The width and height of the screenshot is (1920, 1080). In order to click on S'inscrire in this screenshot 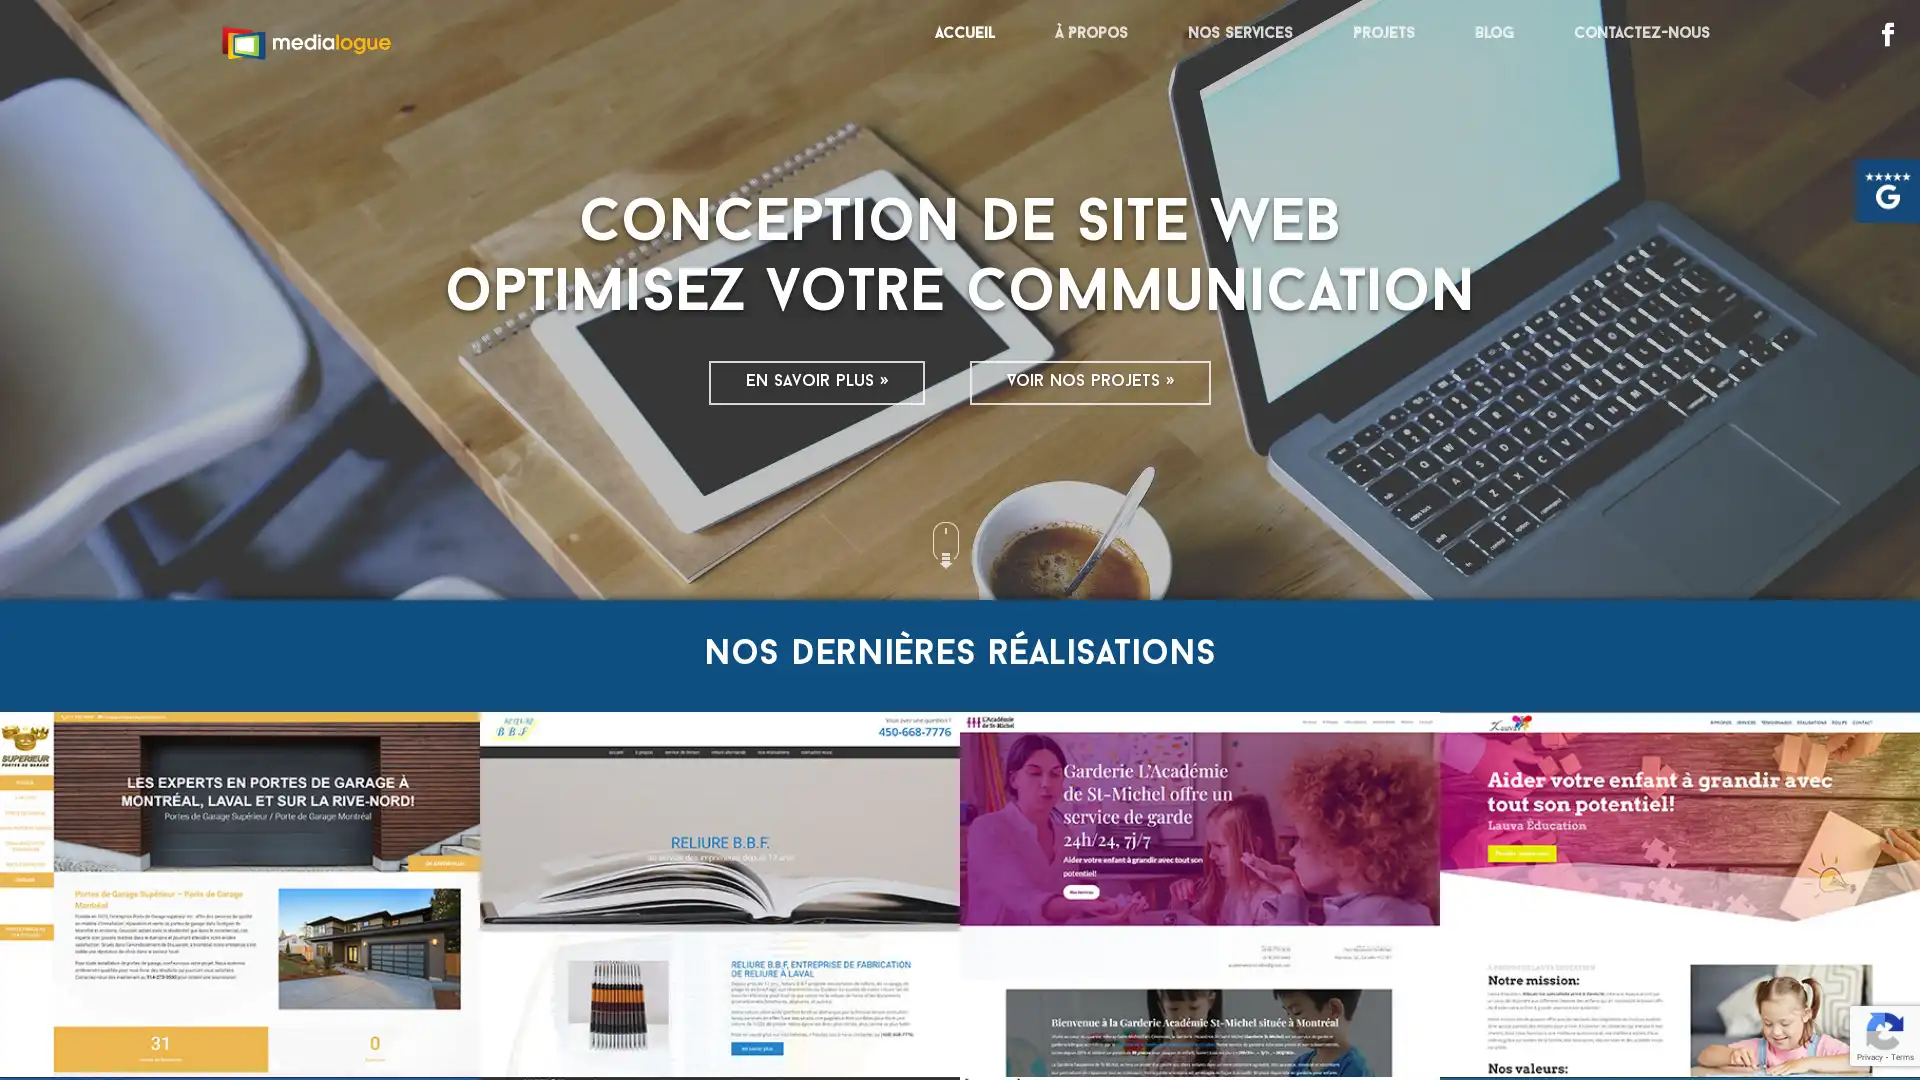, I will do `click(1760, 1019)`.